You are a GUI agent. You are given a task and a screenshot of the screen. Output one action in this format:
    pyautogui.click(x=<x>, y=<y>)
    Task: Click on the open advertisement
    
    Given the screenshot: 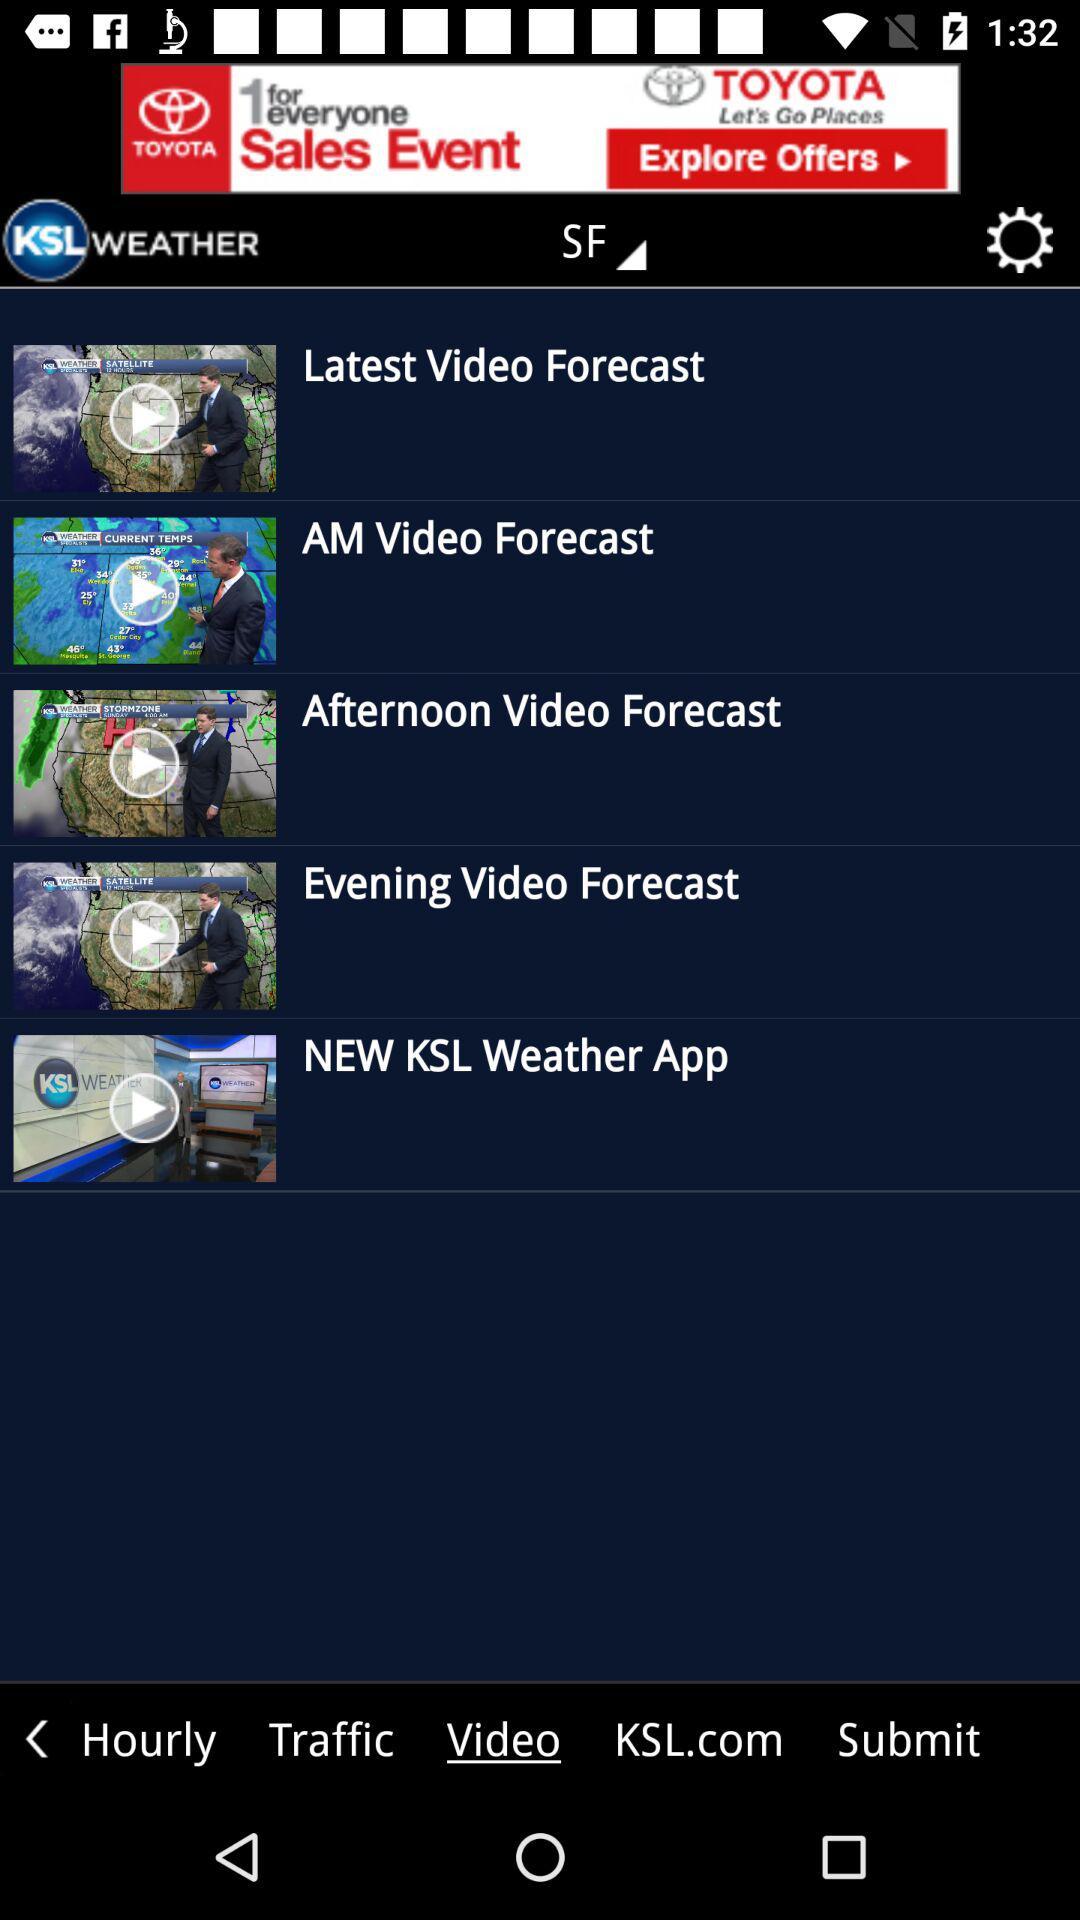 What is the action you would take?
    pyautogui.click(x=540, y=127)
    